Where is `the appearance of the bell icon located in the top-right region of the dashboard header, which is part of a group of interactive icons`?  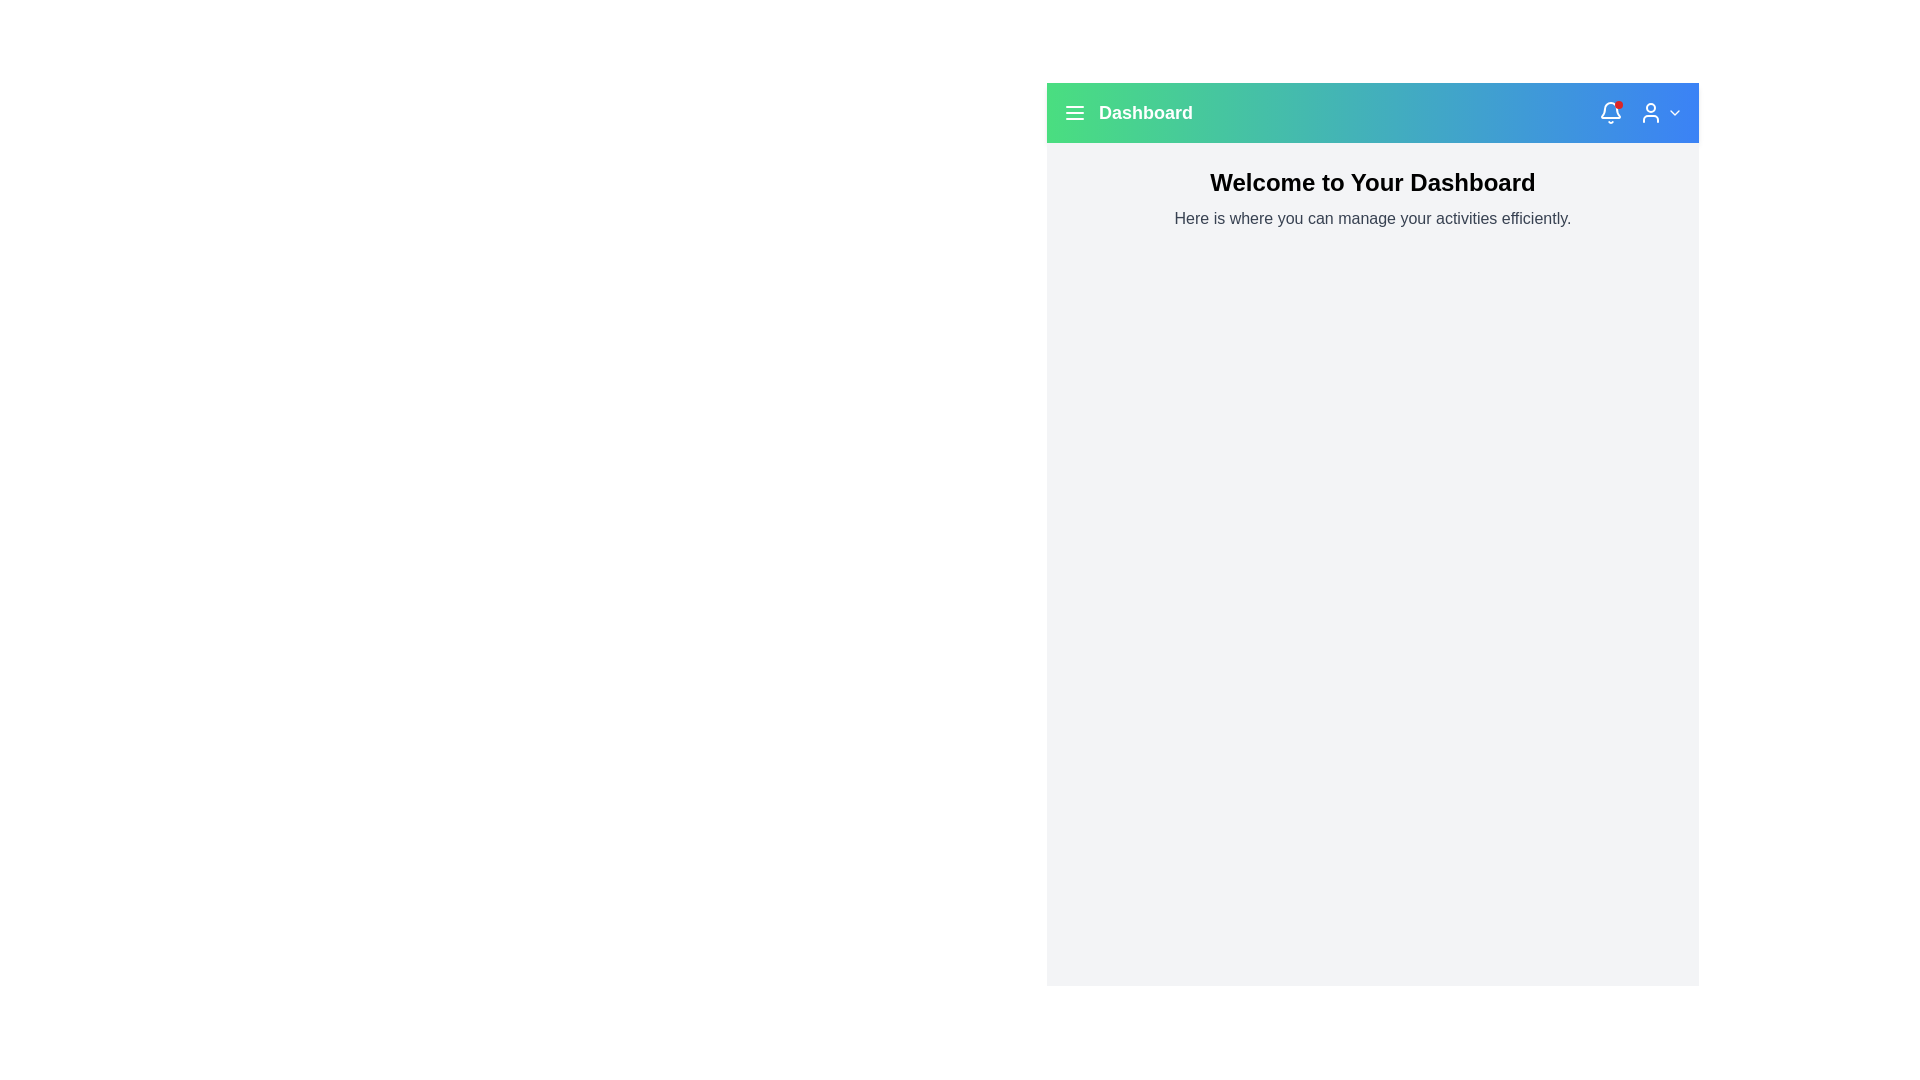 the appearance of the bell icon located in the top-right region of the dashboard header, which is part of a group of interactive icons is located at coordinates (1611, 110).